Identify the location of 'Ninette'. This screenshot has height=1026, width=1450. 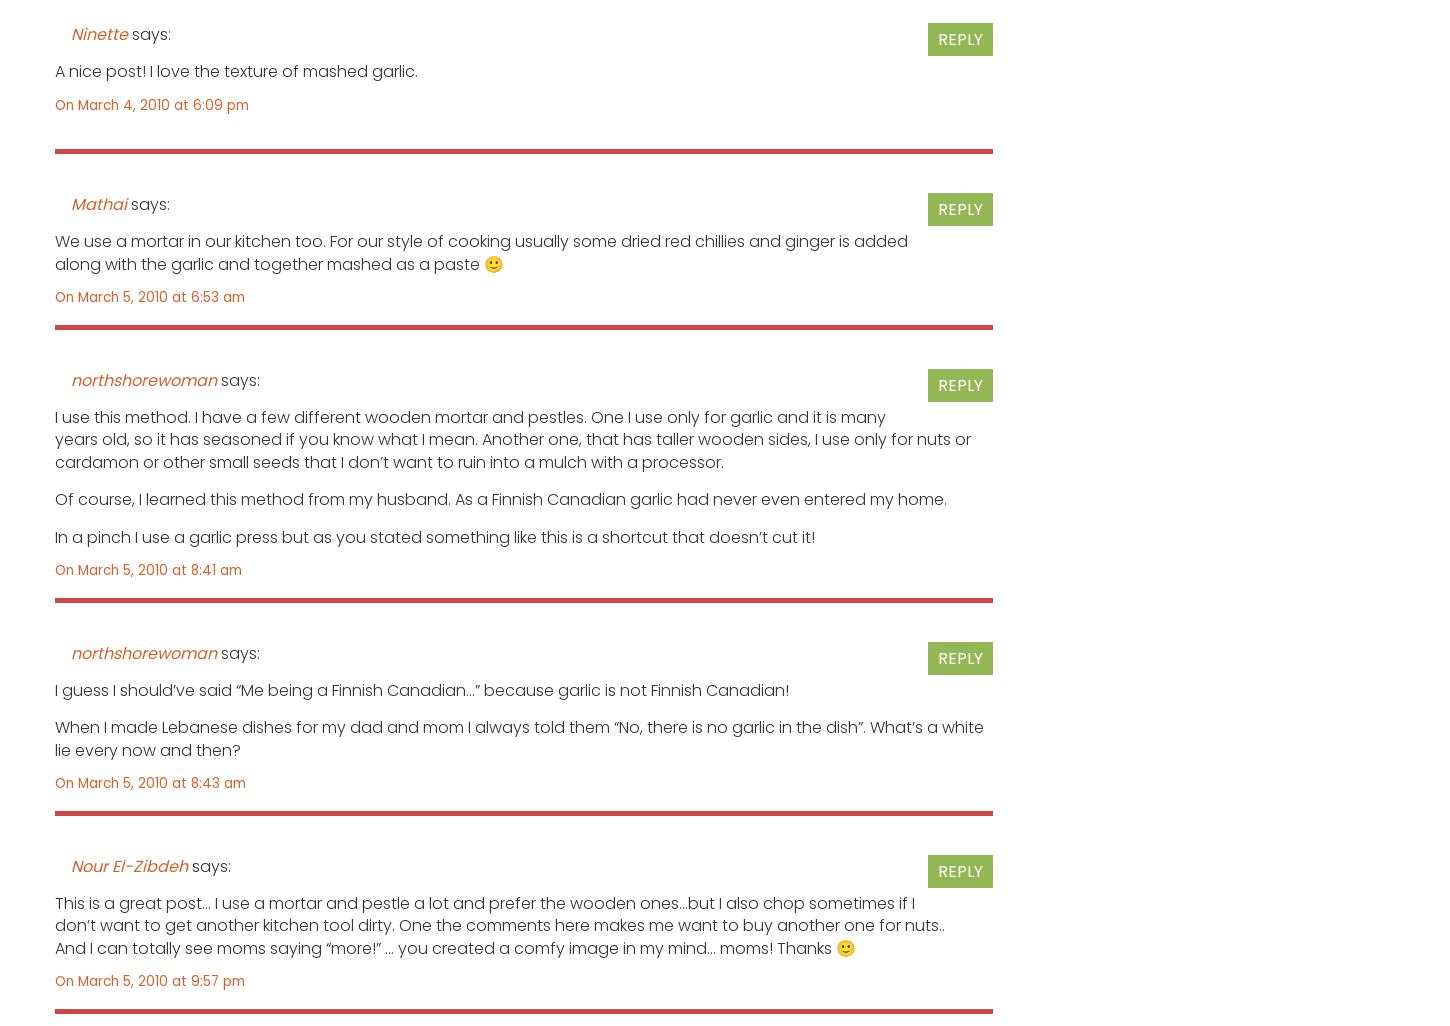
(99, 33).